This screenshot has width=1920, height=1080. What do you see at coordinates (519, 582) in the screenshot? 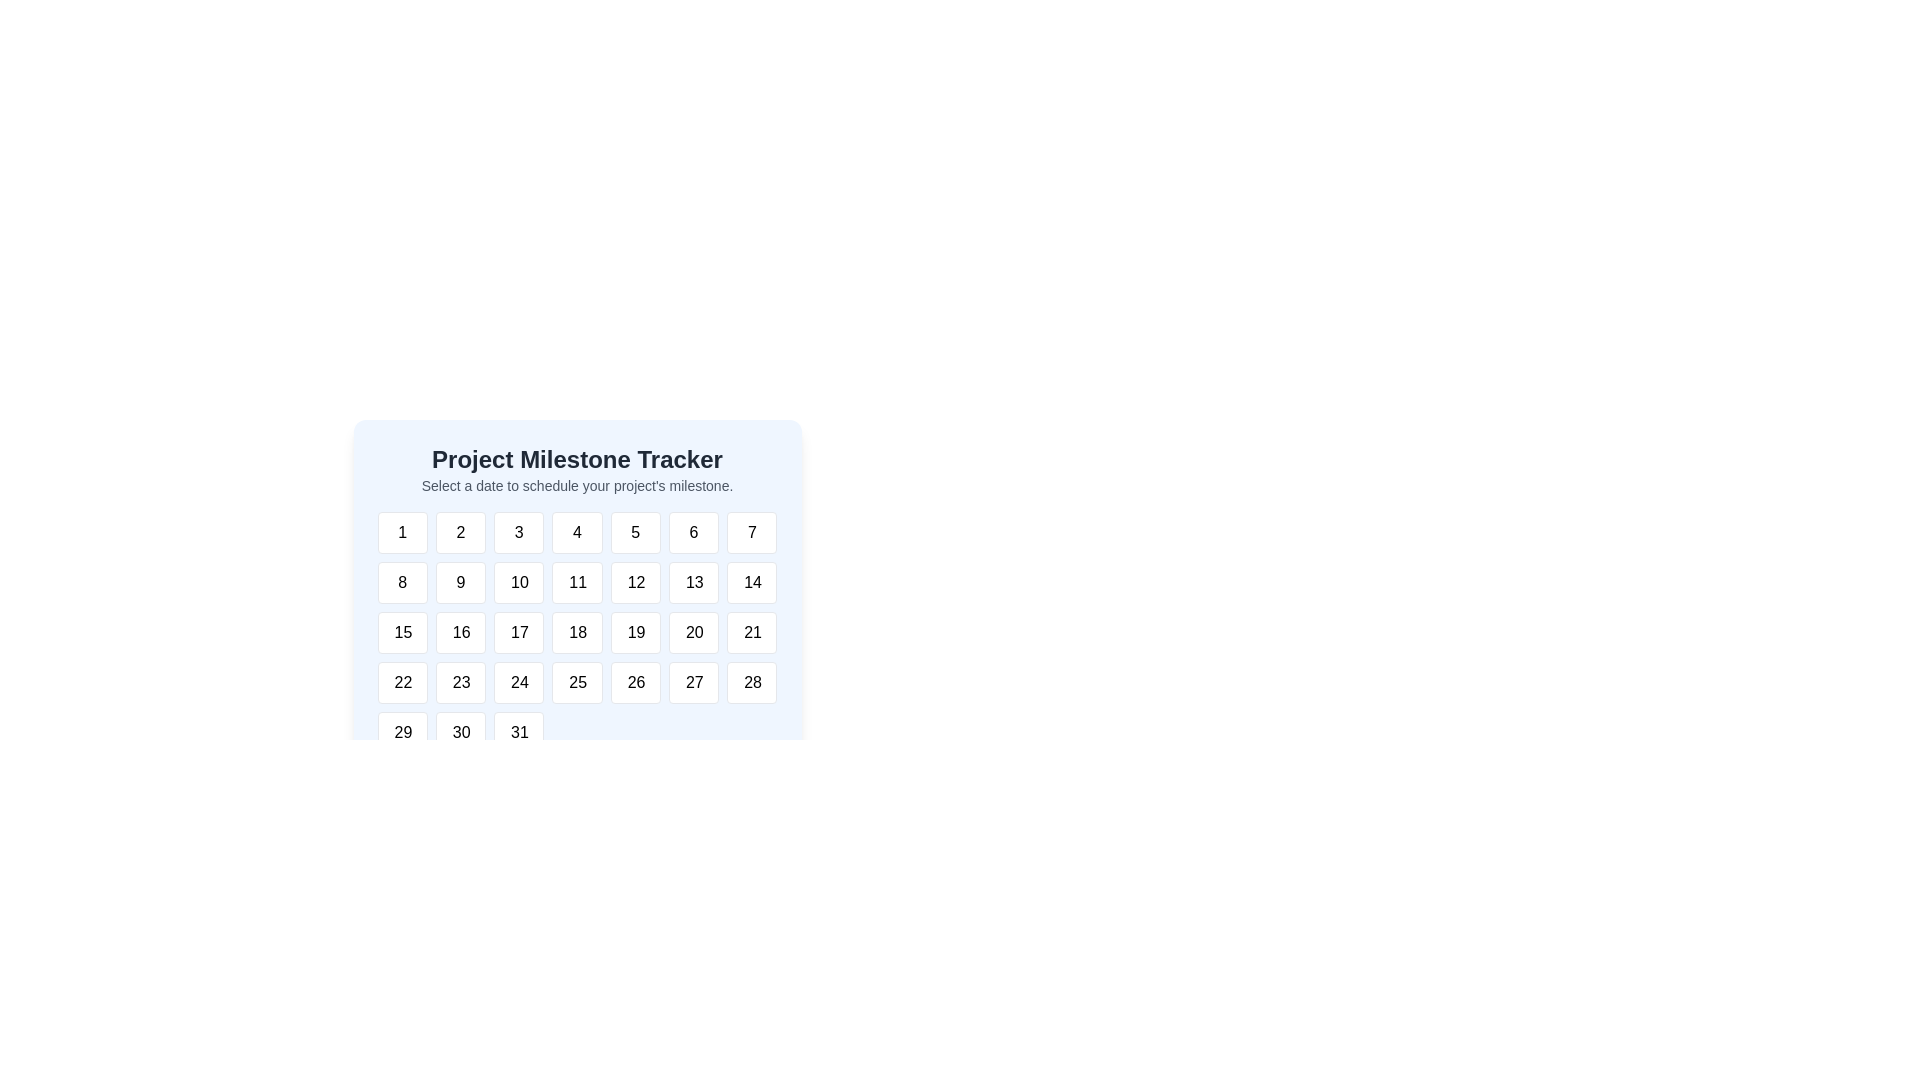
I see `the button that allows the user` at bounding box center [519, 582].